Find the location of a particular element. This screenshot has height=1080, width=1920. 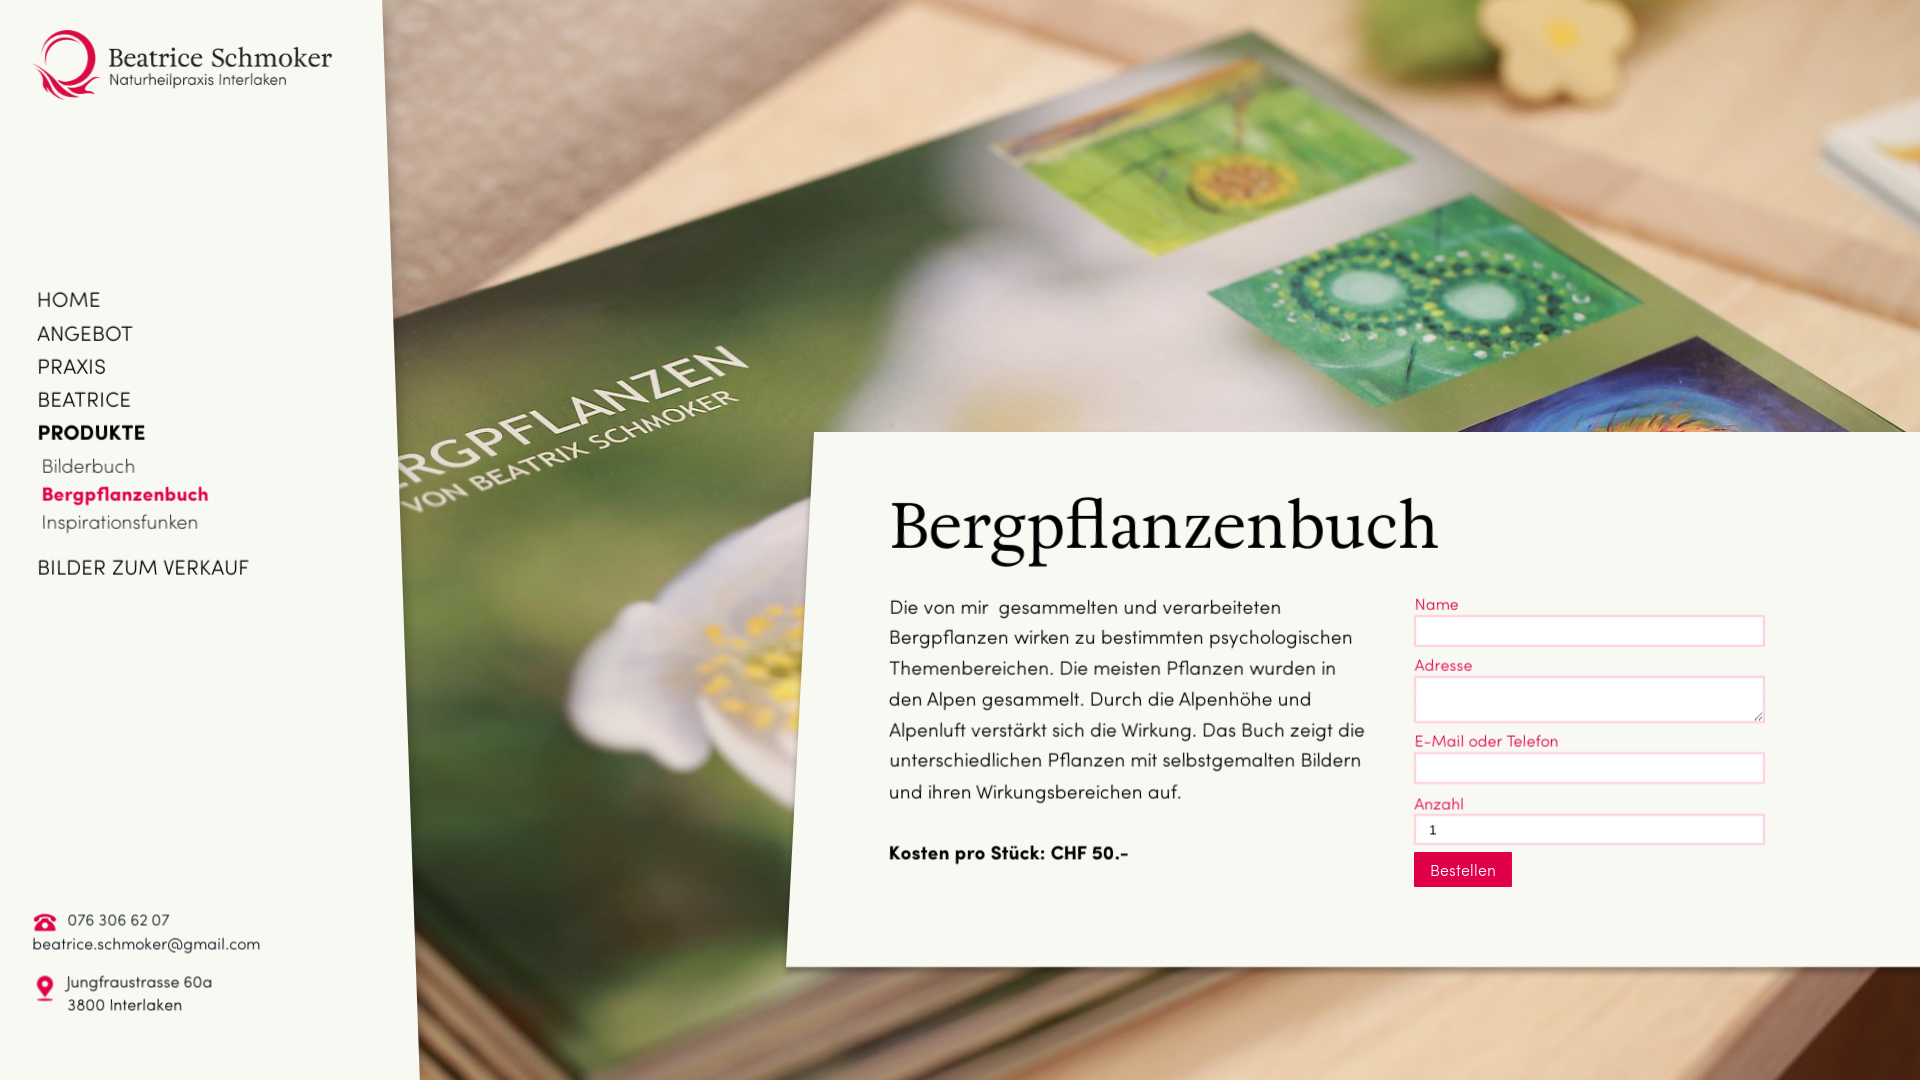

'PRAXIS' is located at coordinates (71, 365).